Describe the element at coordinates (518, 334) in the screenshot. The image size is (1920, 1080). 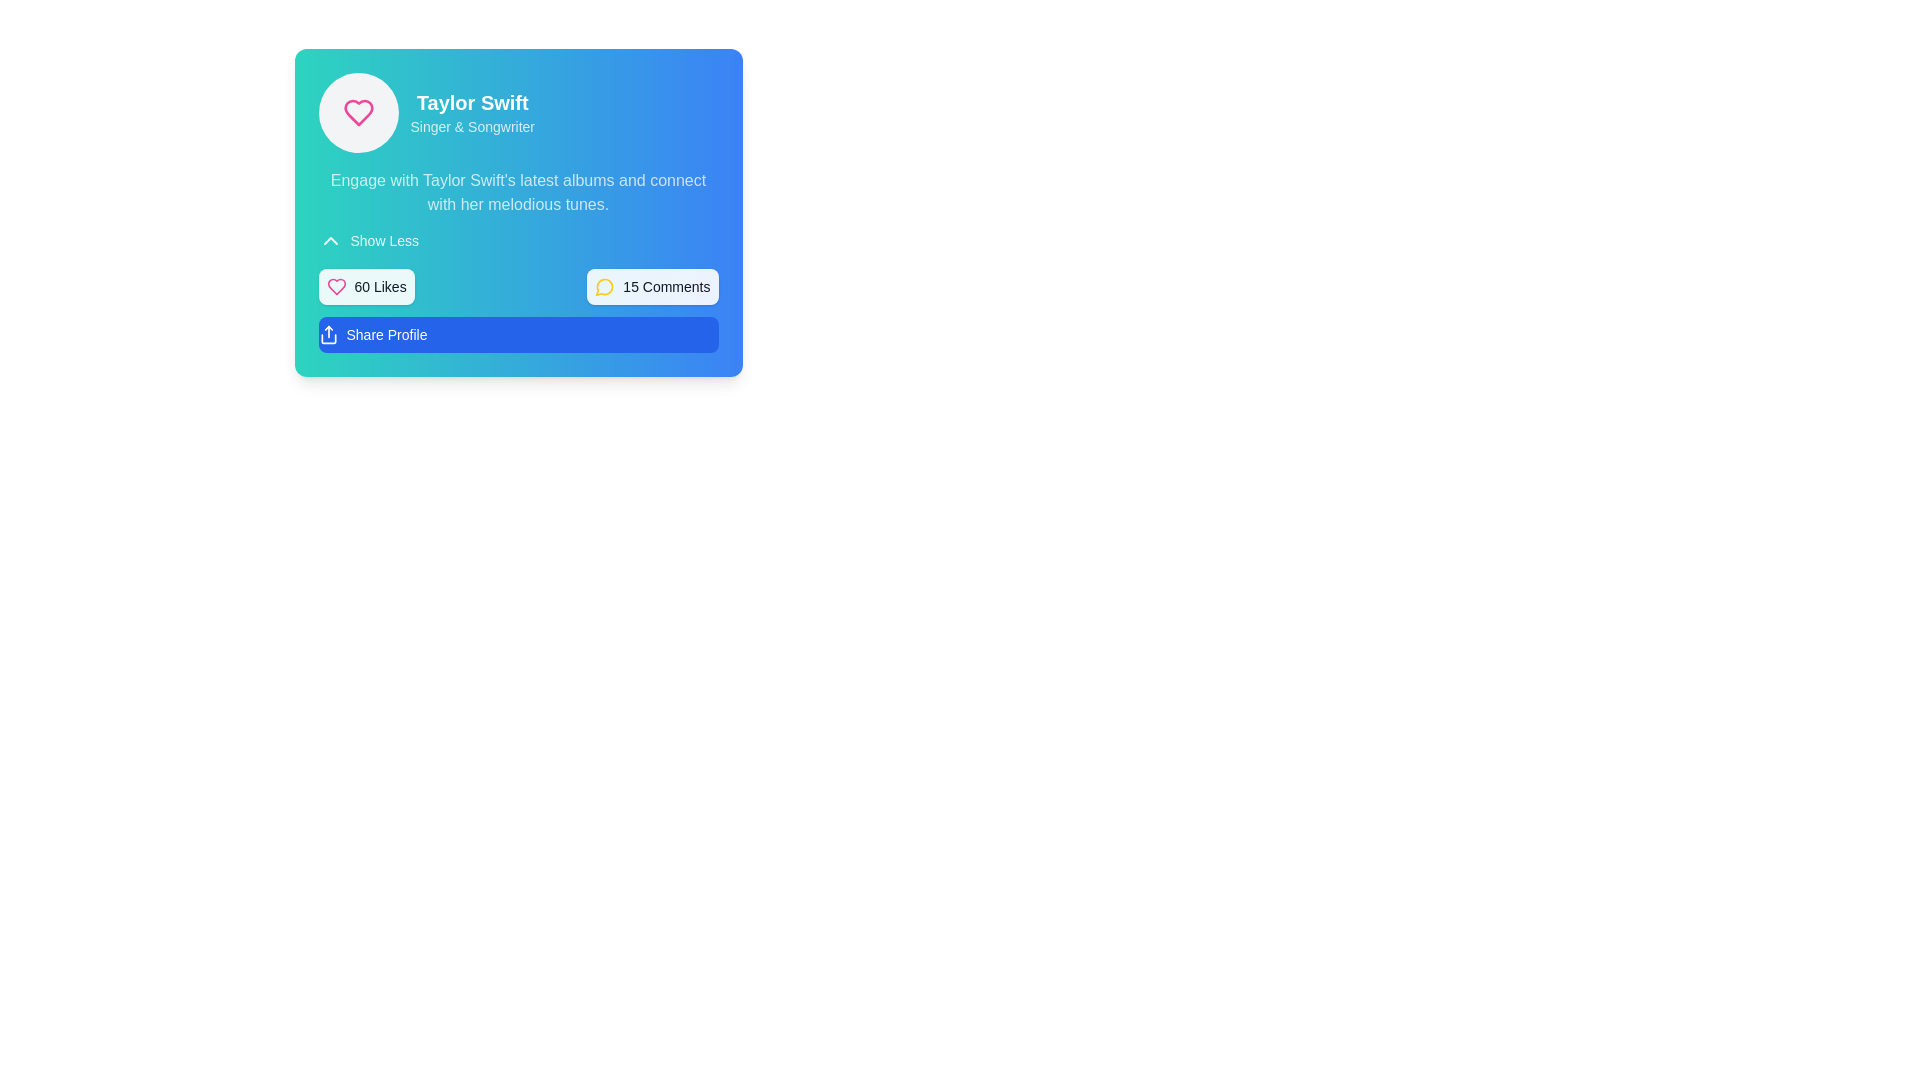
I see `the share button located beneath the '60 Likes' and '15 Comments' sections to share the associated profile` at that location.